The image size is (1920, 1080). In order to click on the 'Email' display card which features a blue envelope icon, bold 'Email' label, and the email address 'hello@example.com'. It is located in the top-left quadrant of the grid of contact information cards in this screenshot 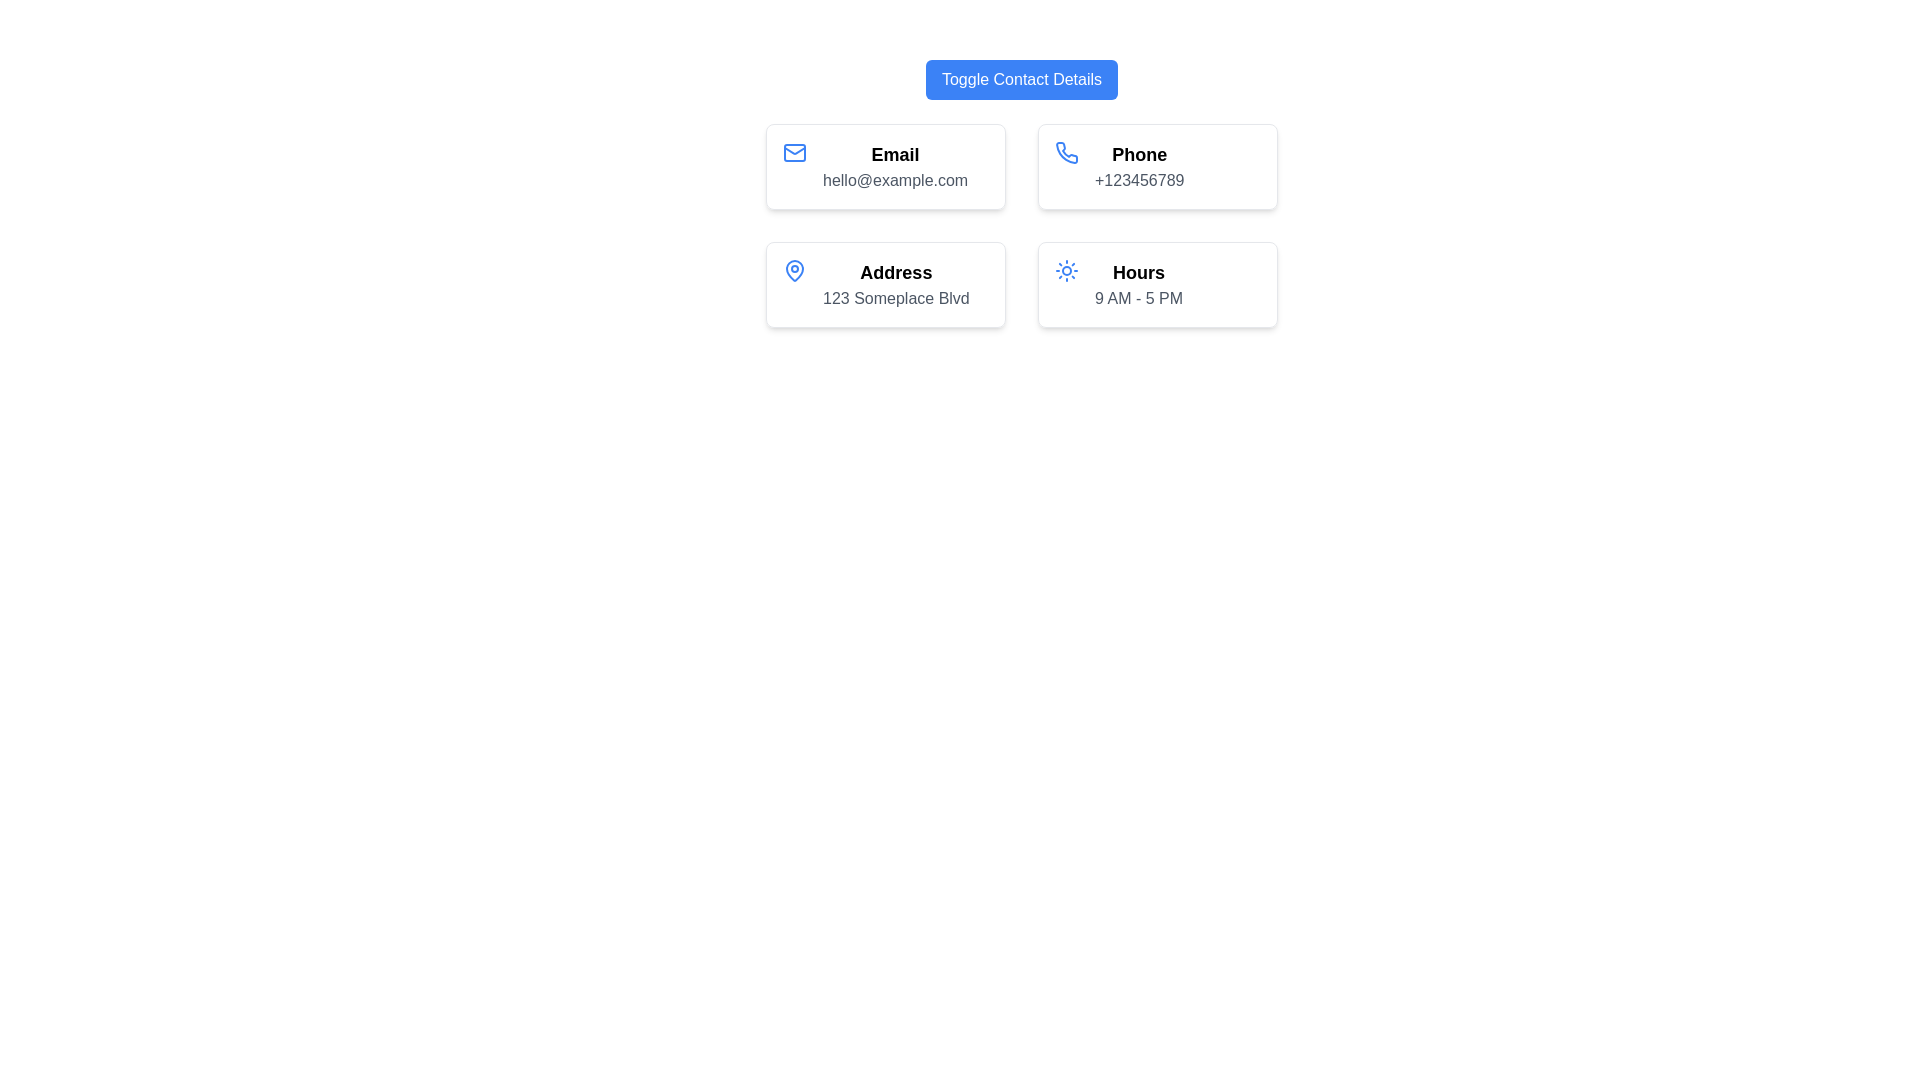, I will do `click(885, 165)`.